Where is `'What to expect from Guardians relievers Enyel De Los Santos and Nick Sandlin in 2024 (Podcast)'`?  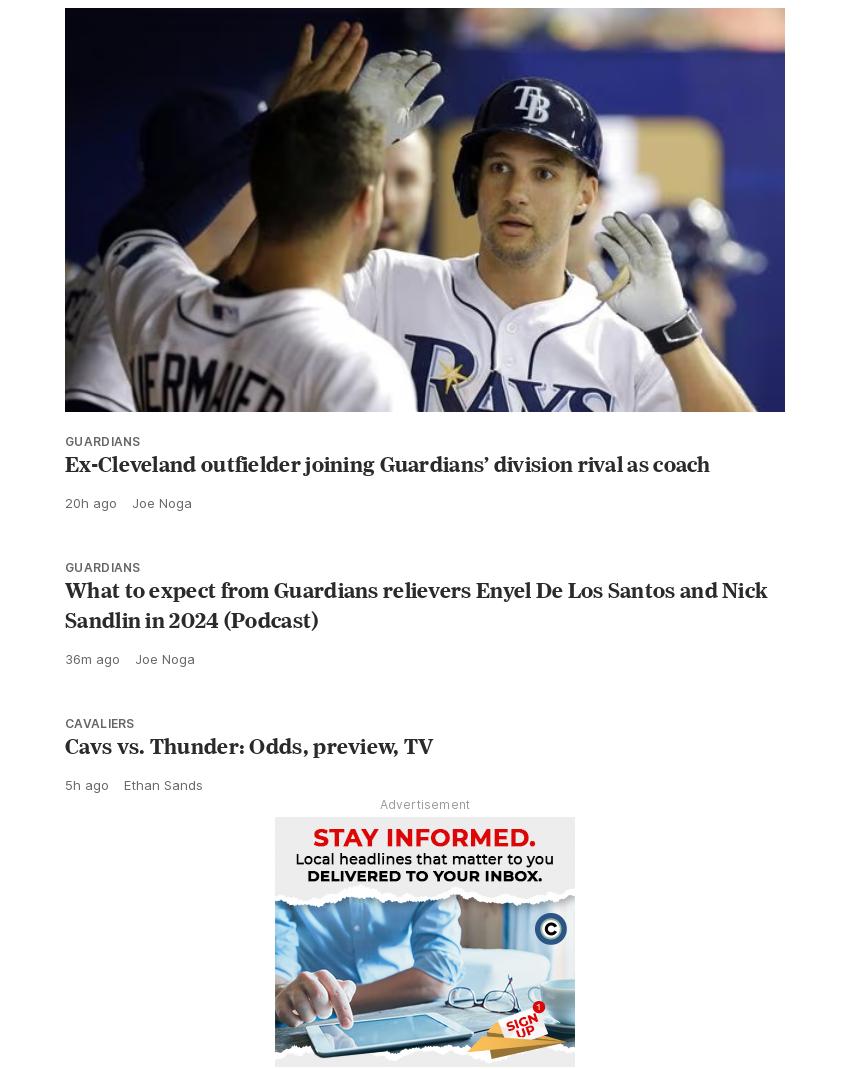 'What to expect from Guardians relievers Enyel De Los Santos and Nick Sandlin in 2024 (Podcast)' is located at coordinates (416, 647).